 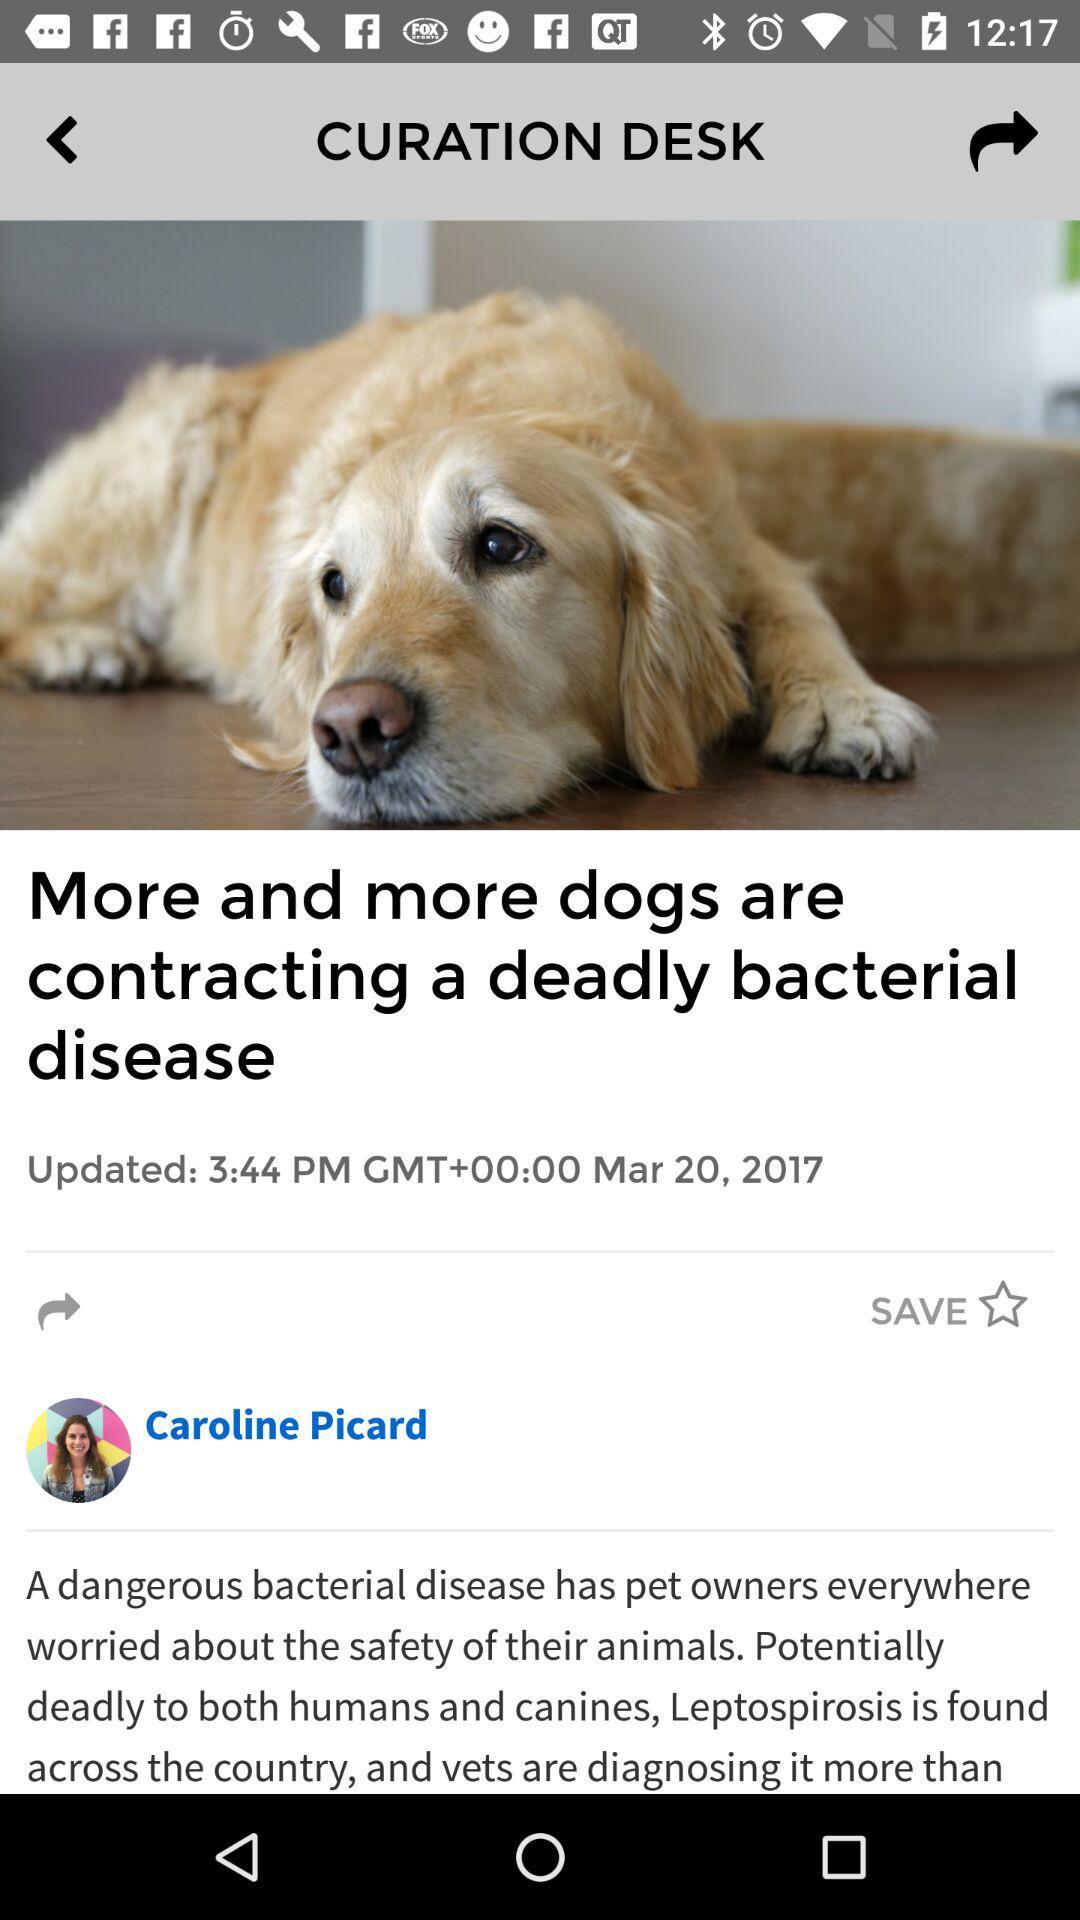 I want to click on the icon to the left of caroline picard item, so click(x=77, y=1450).